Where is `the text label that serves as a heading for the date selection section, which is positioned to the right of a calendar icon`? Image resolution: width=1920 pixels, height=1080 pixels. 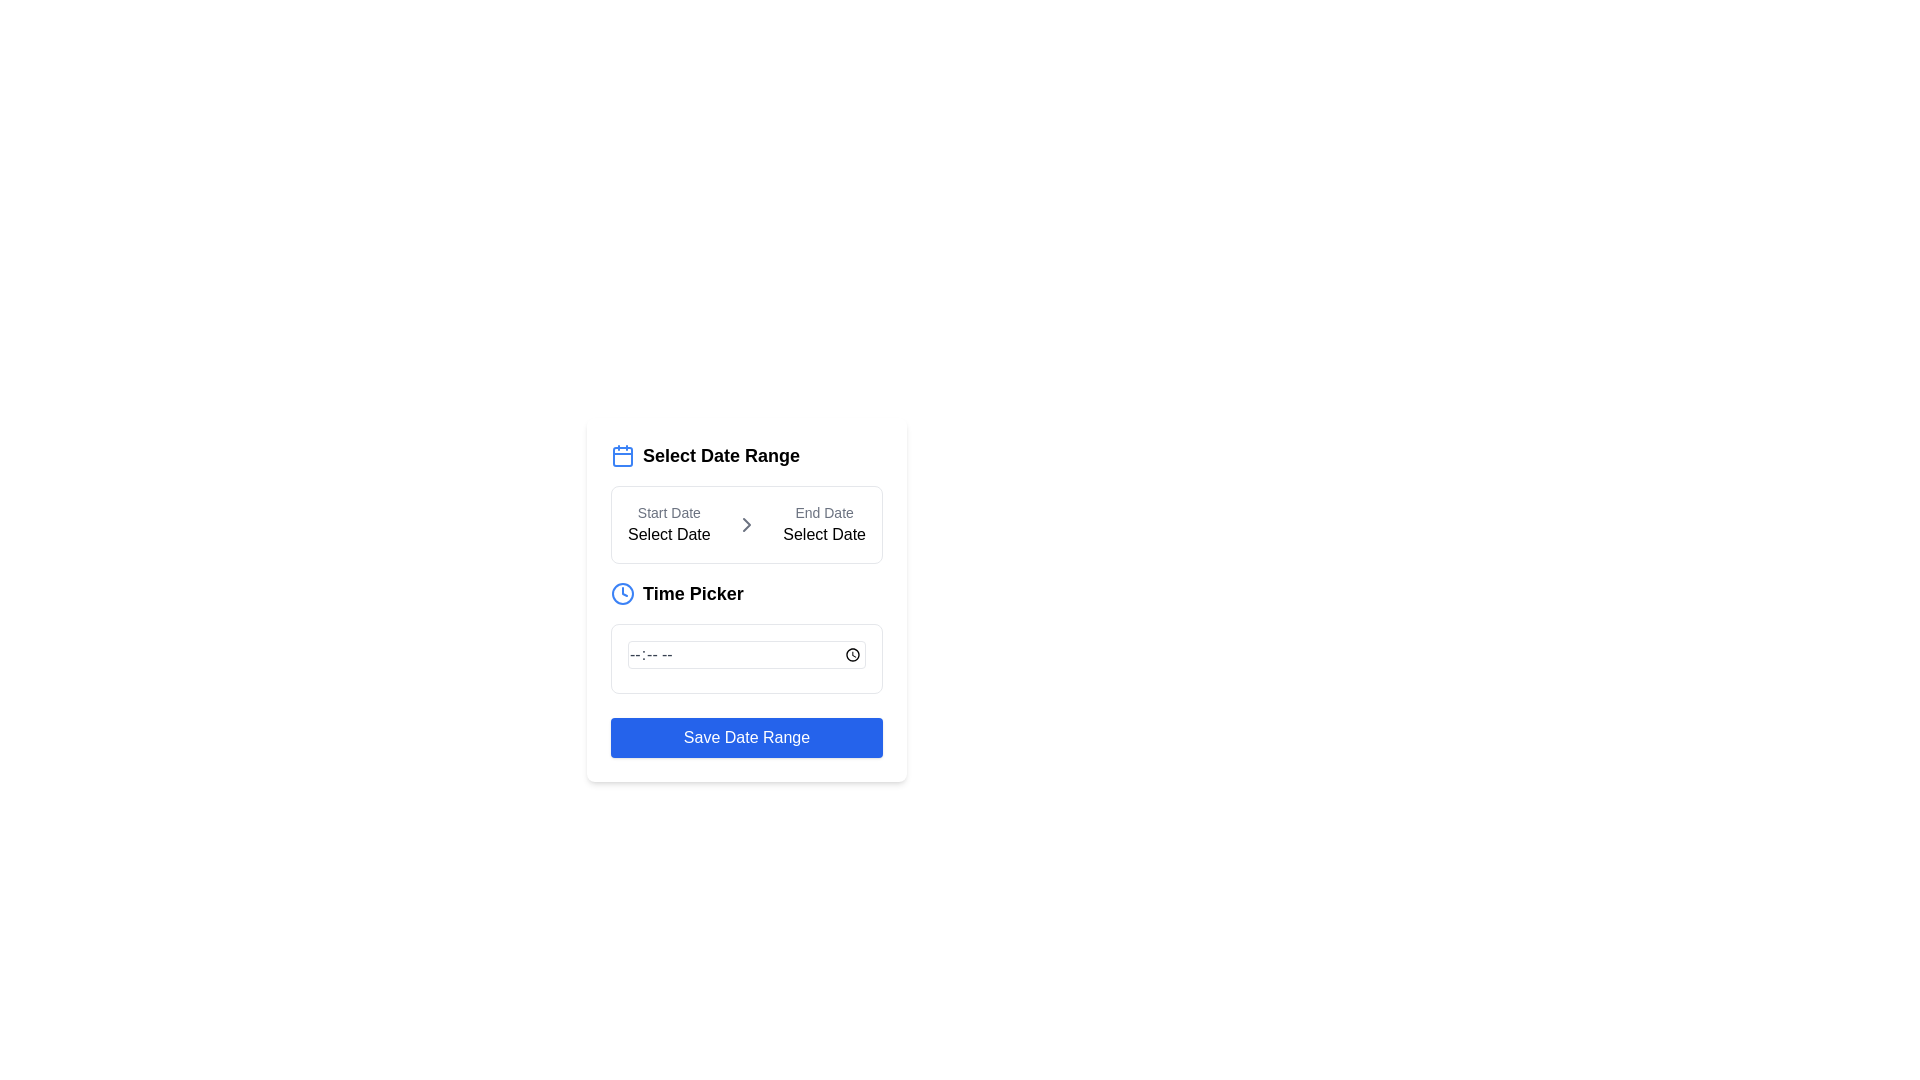 the text label that serves as a heading for the date selection section, which is positioned to the right of a calendar icon is located at coordinates (720, 455).